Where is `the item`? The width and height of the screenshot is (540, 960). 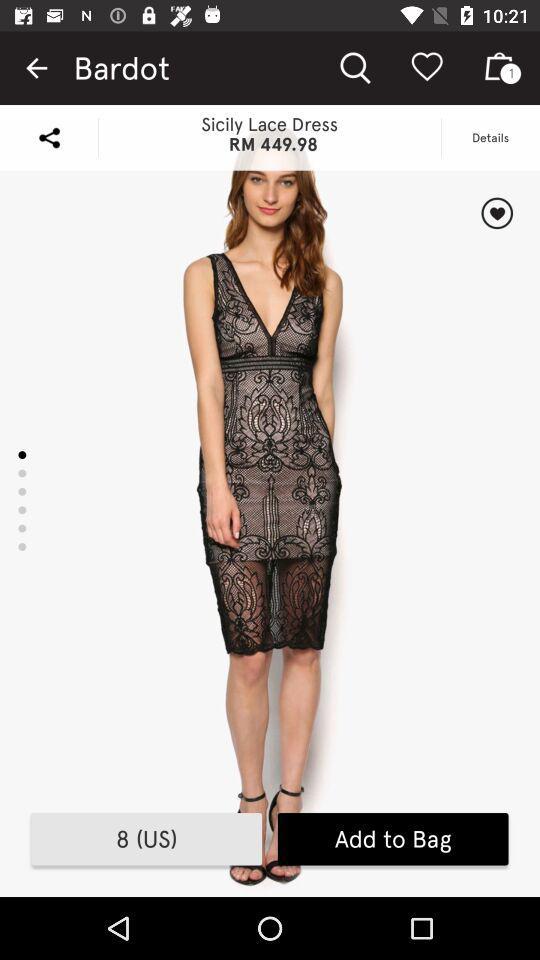 the item is located at coordinates (496, 213).